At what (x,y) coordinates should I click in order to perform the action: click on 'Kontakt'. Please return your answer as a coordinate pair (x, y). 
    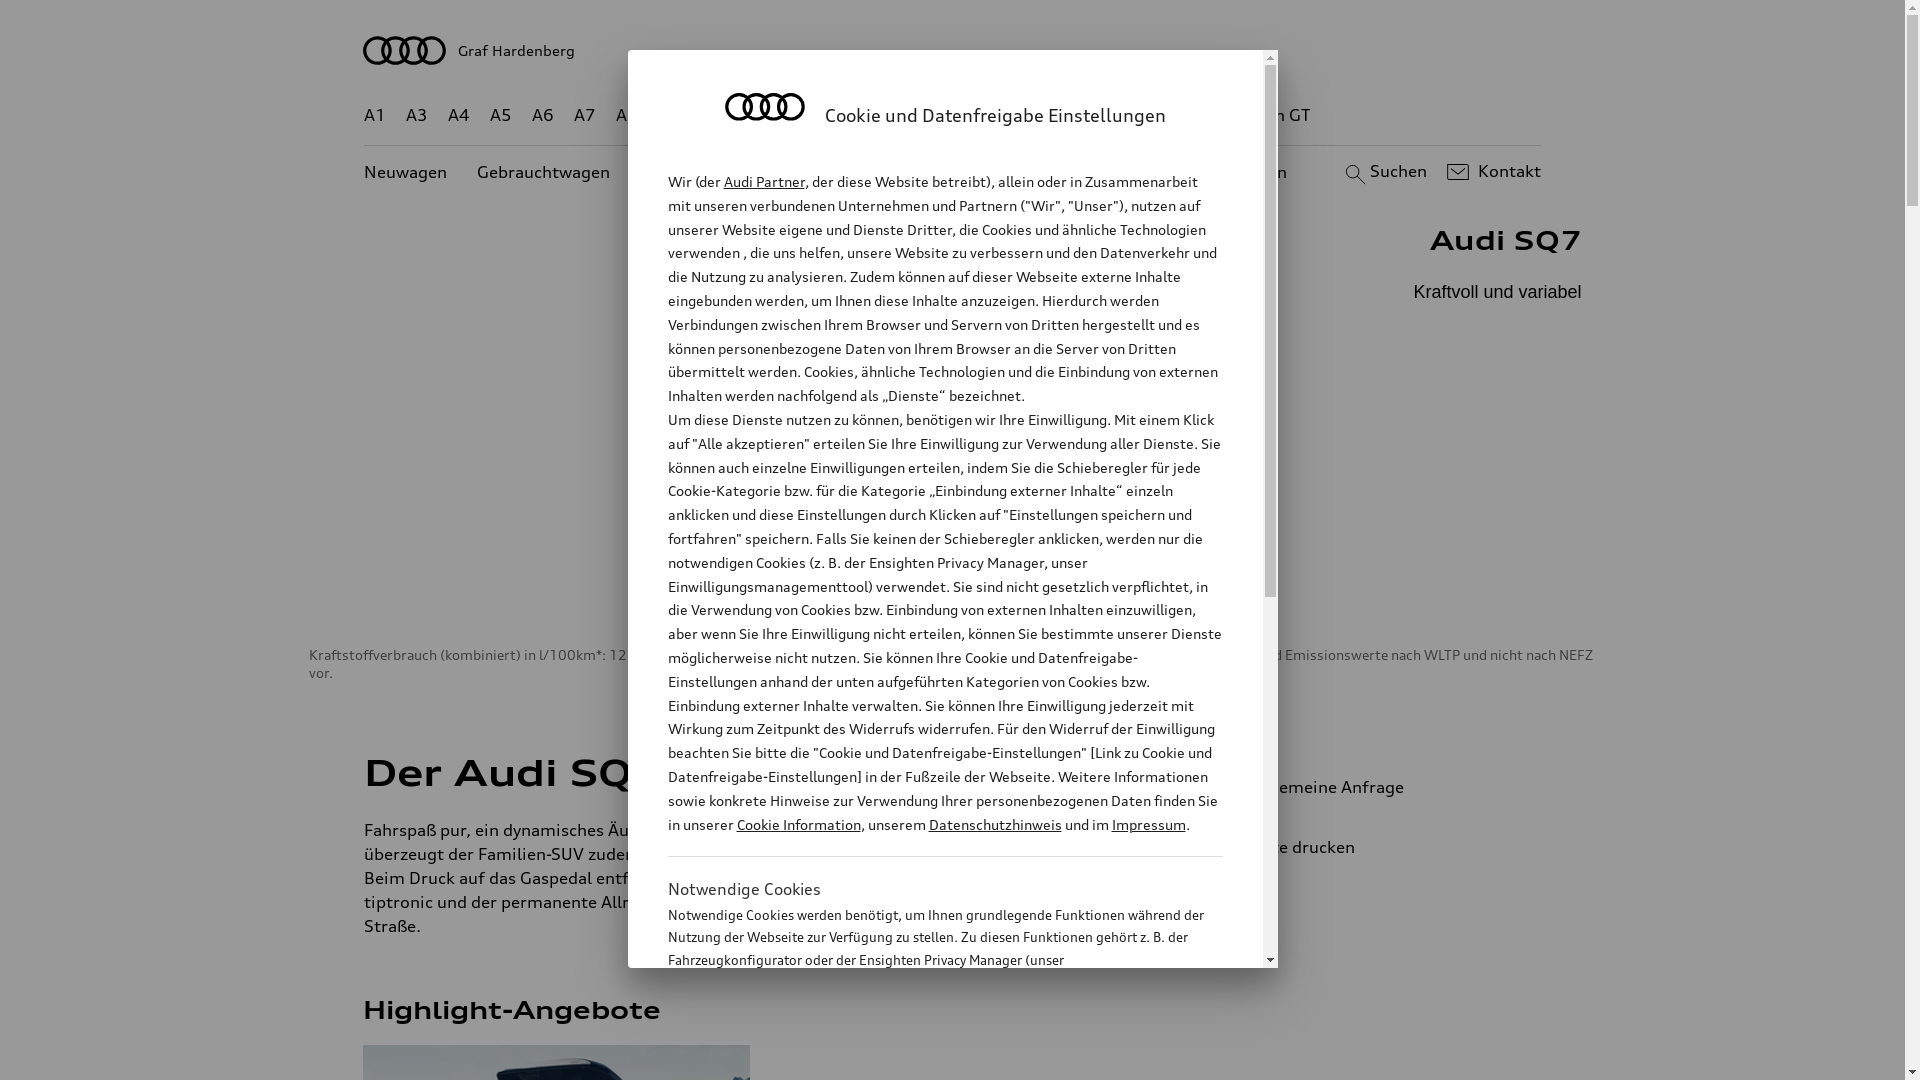
    Looking at the image, I should click on (1491, 171).